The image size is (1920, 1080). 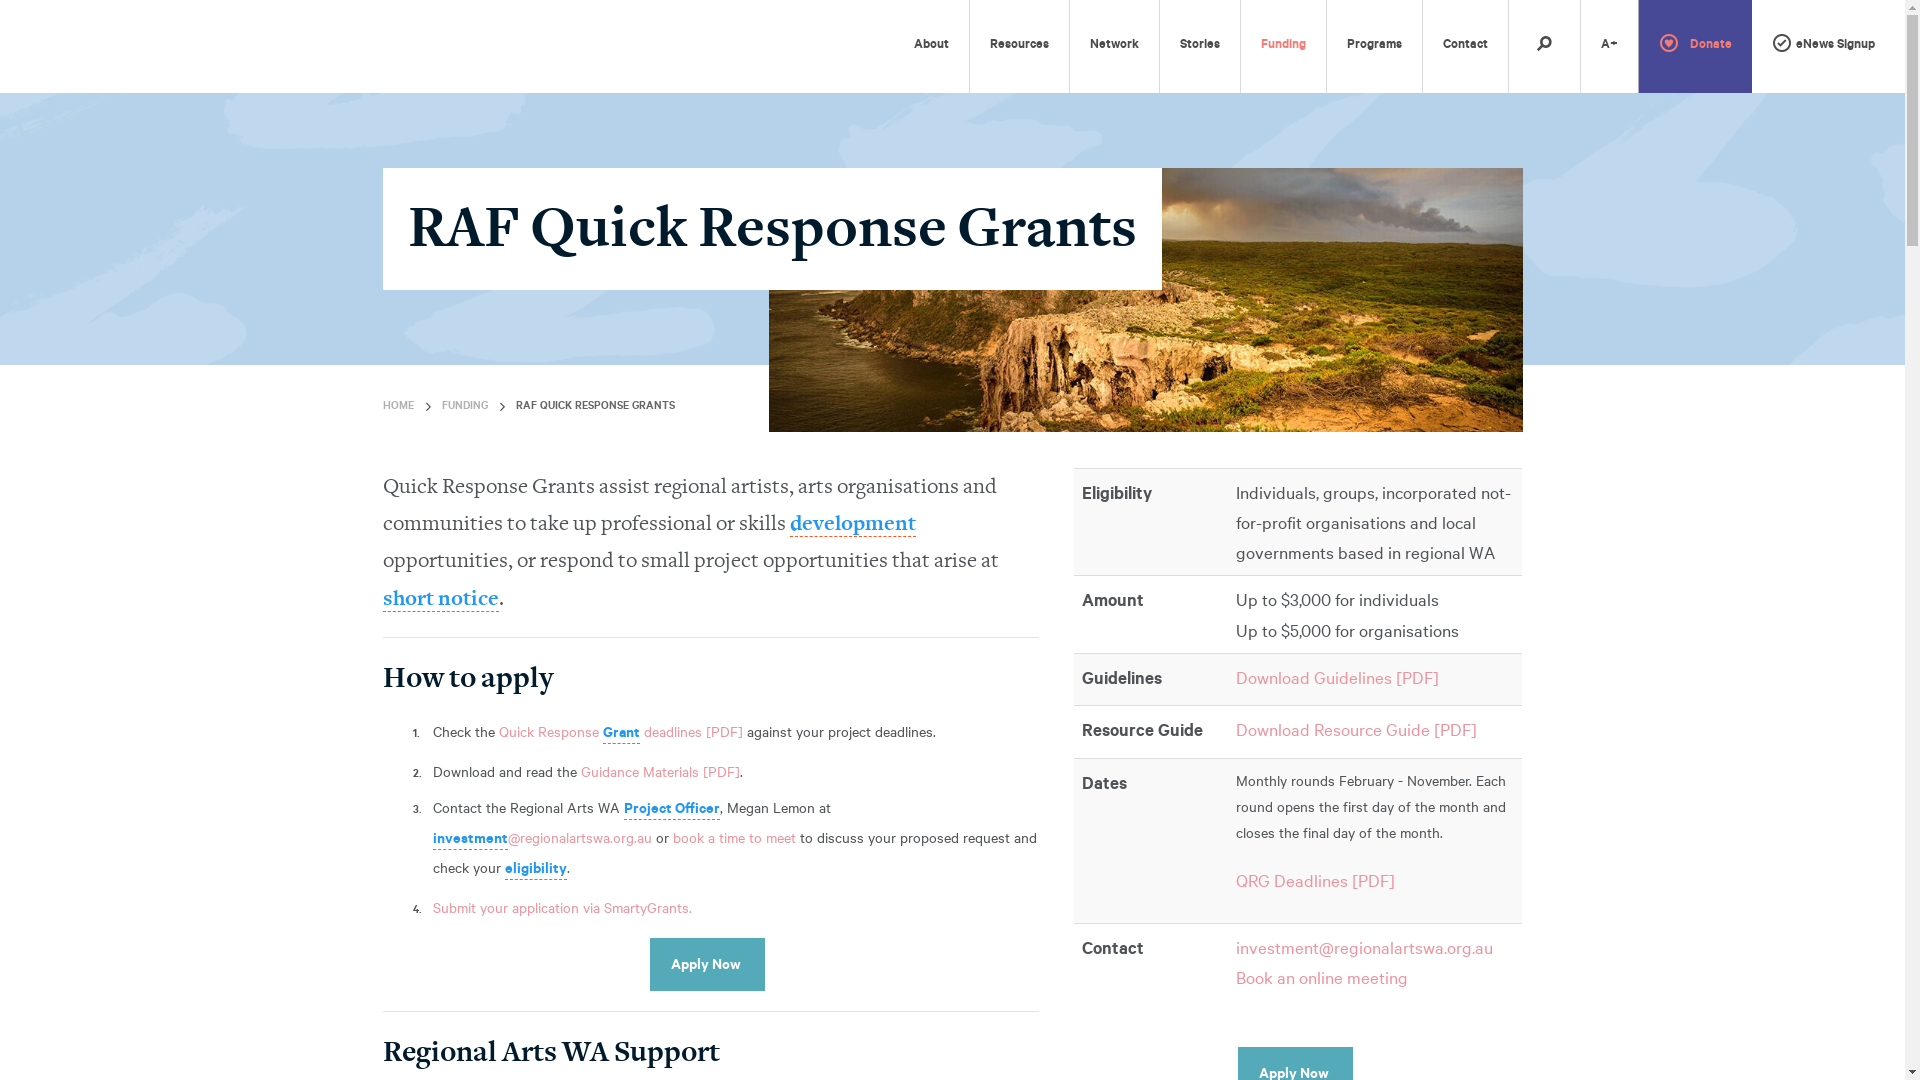 What do you see at coordinates (707, 963) in the screenshot?
I see `'Apply Now'` at bounding box center [707, 963].